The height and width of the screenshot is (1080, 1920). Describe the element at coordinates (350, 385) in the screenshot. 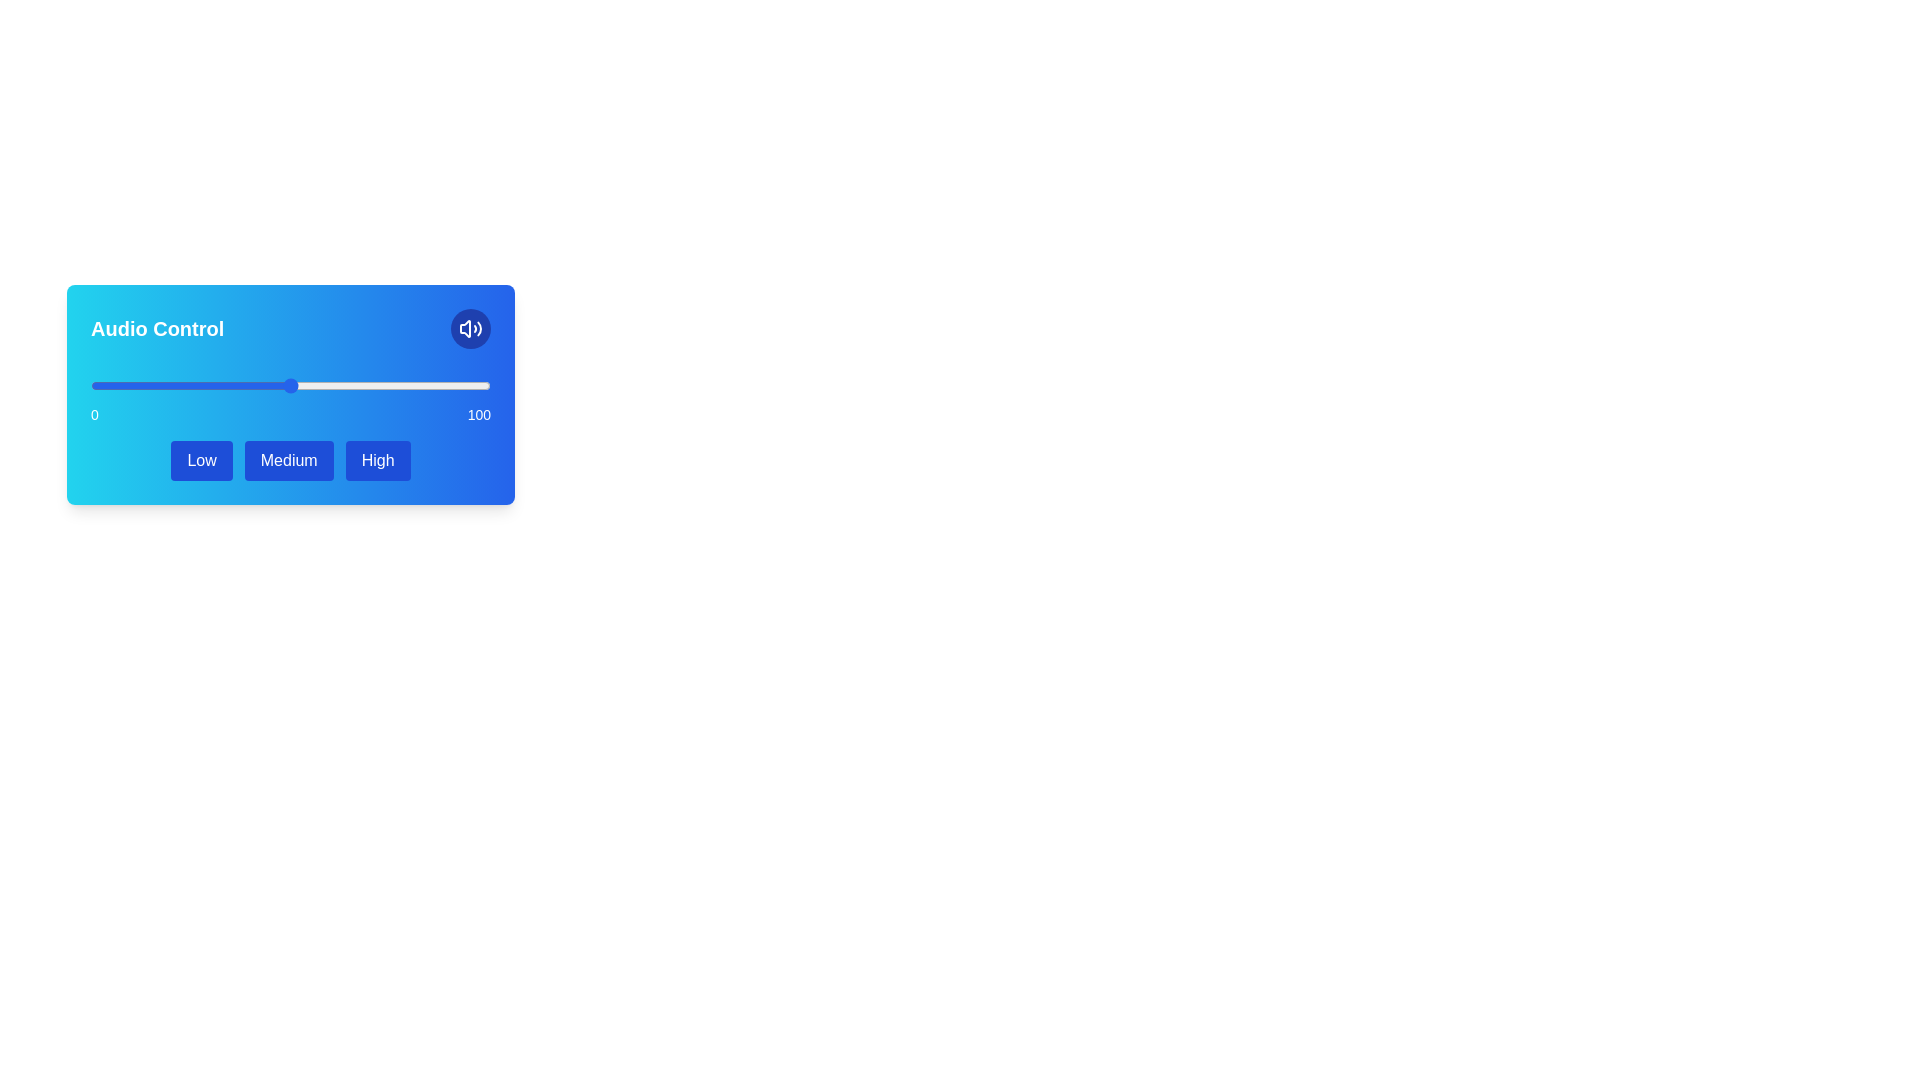

I see `the slider value` at that location.